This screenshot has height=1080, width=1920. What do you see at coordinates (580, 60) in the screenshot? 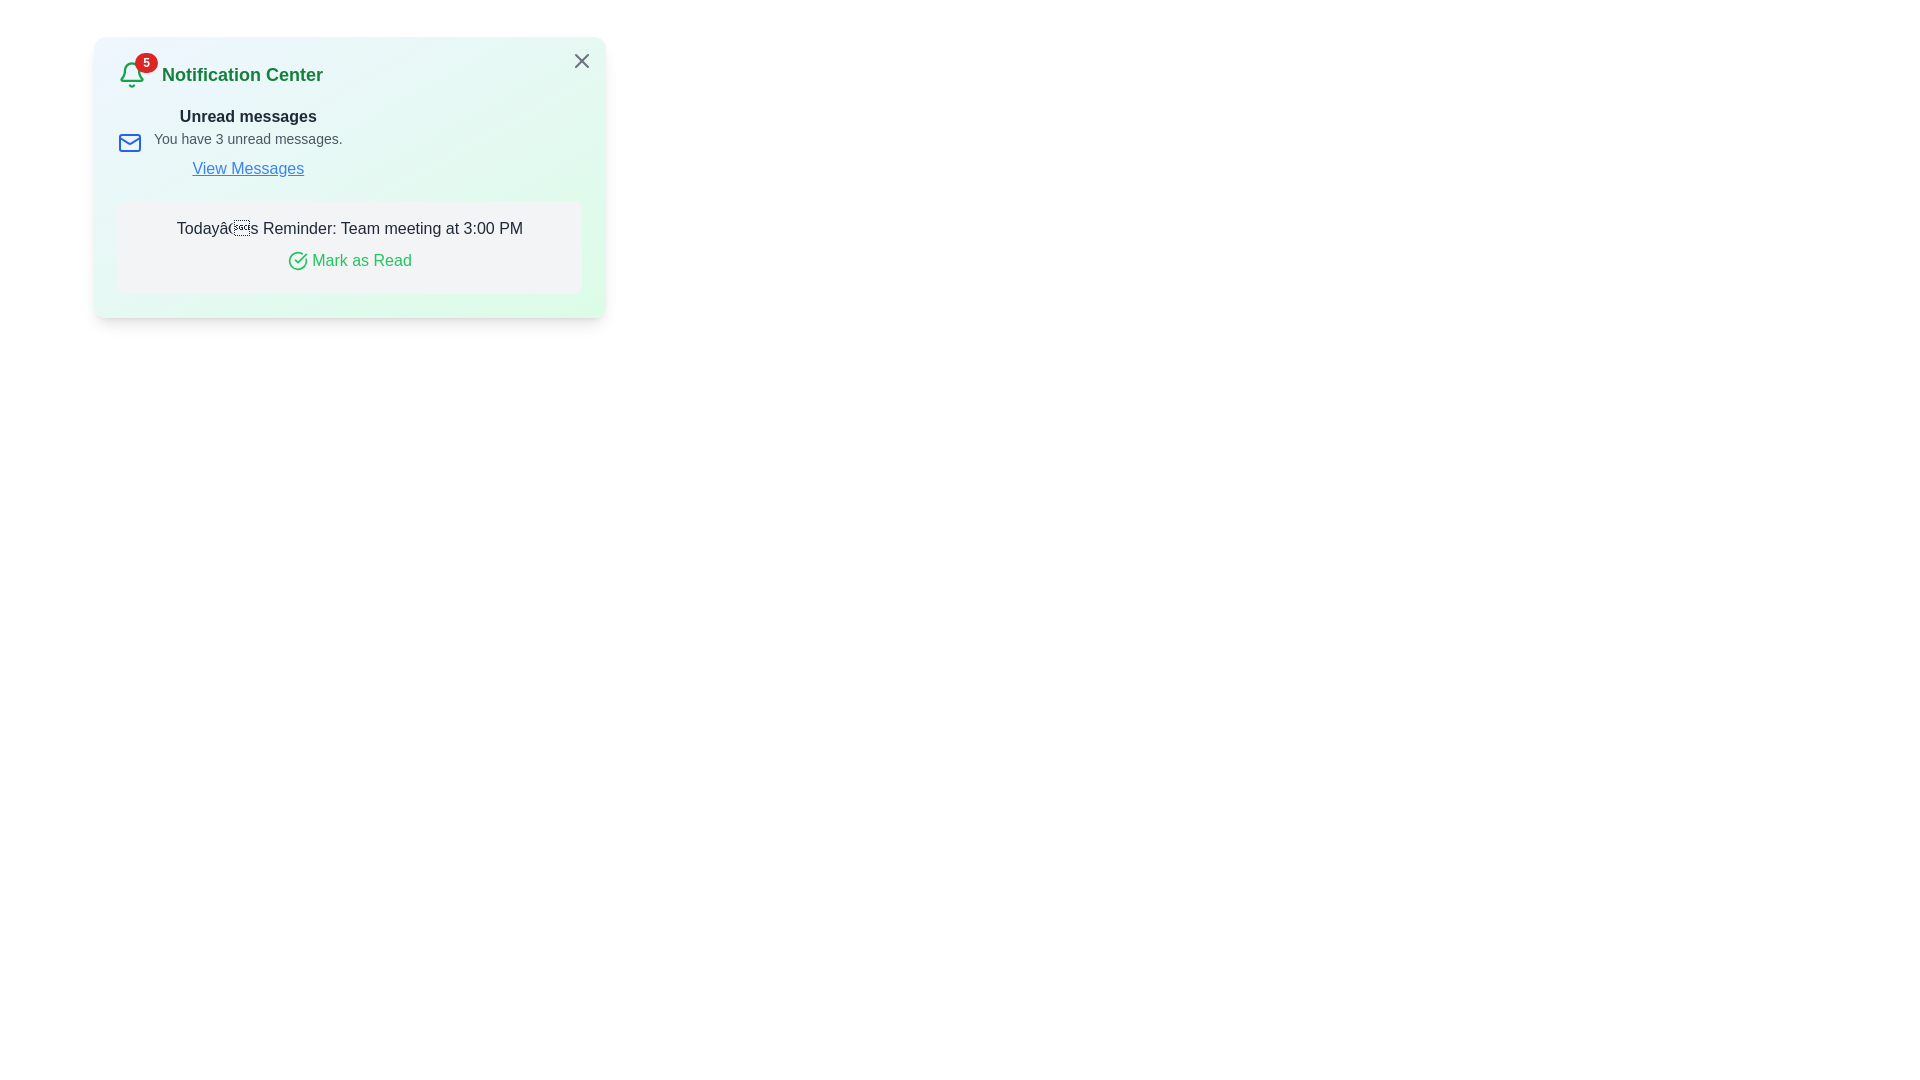
I see `the small, cross-shaped icon located at the top-right corner of the notification card interface` at bounding box center [580, 60].